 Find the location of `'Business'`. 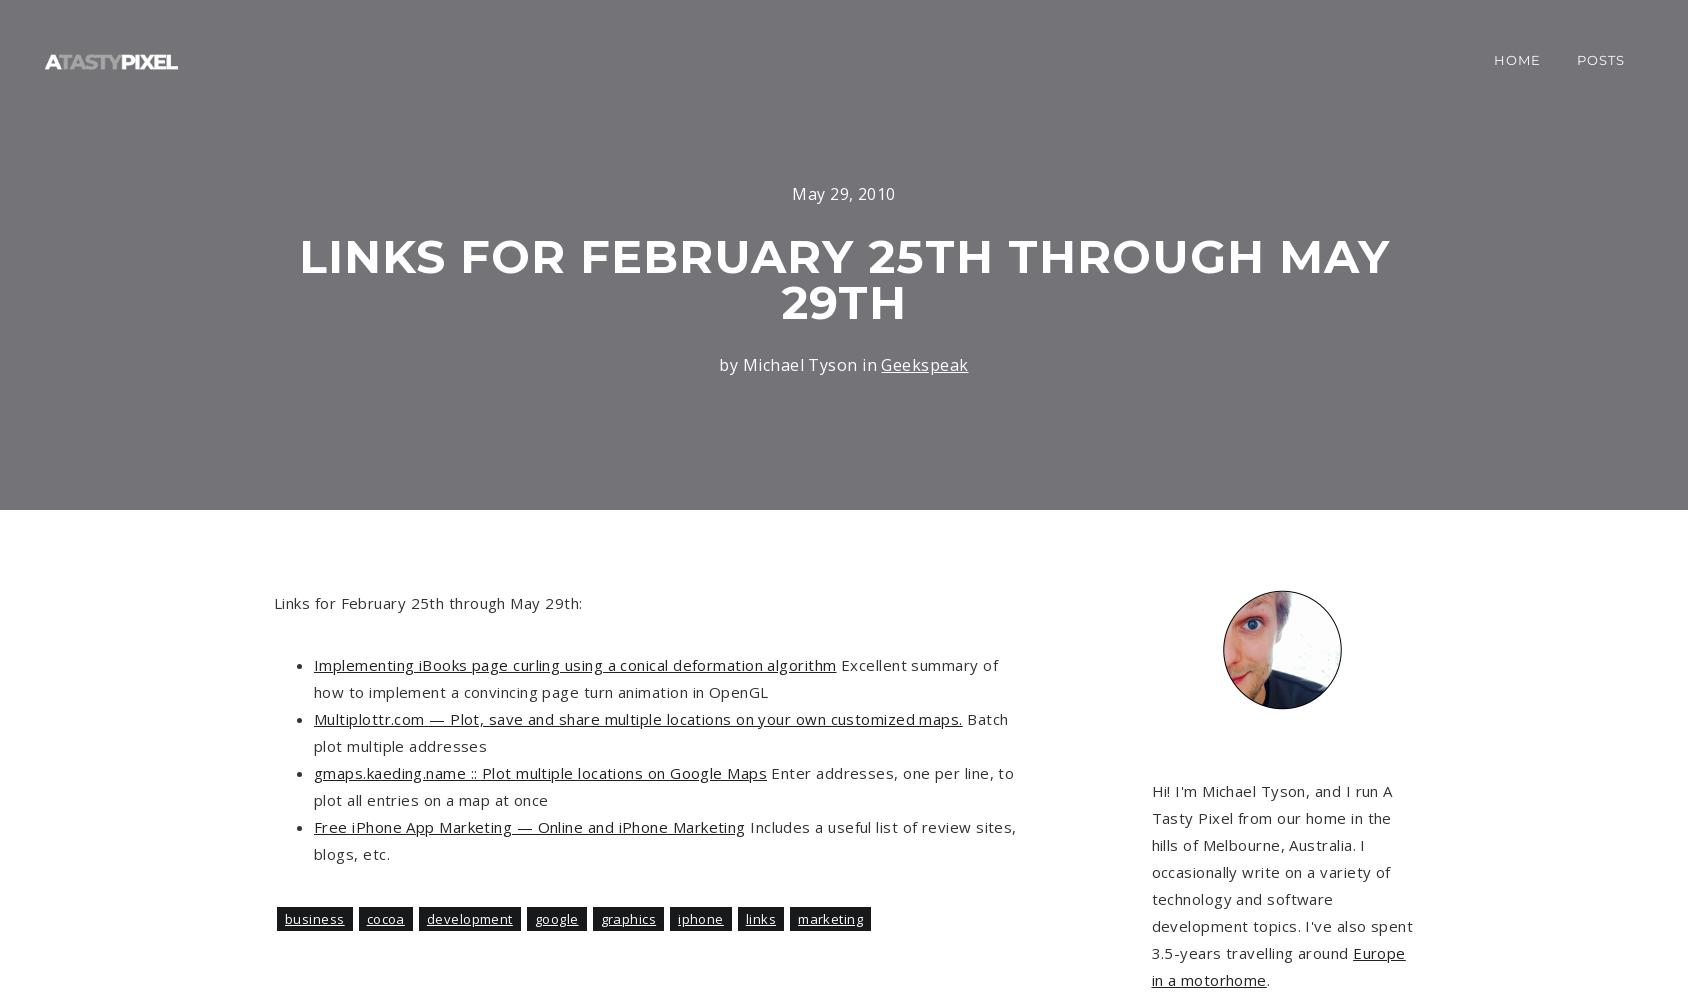

'Business' is located at coordinates (313, 919).